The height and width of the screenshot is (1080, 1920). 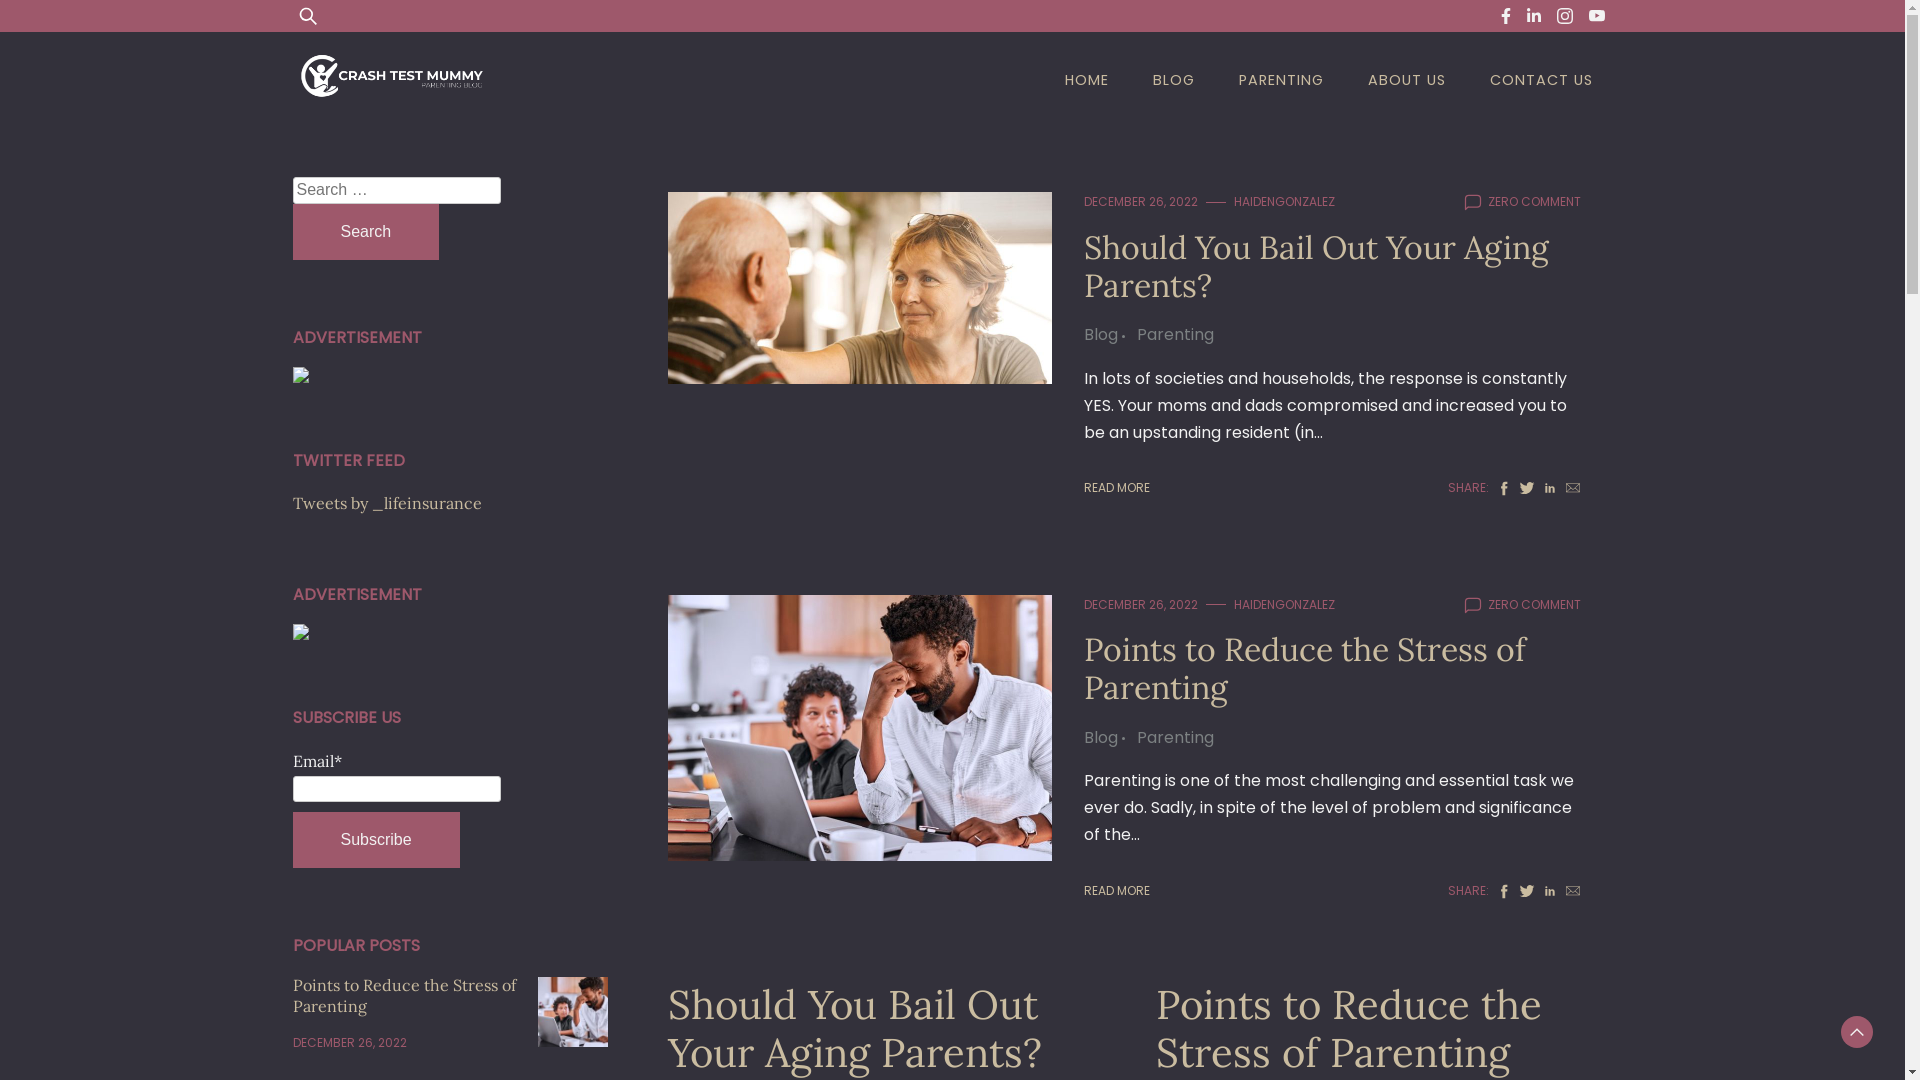 What do you see at coordinates (375, 840) in the screenshot?
I see `'Subscribe'` at bounding box center [375, 840].